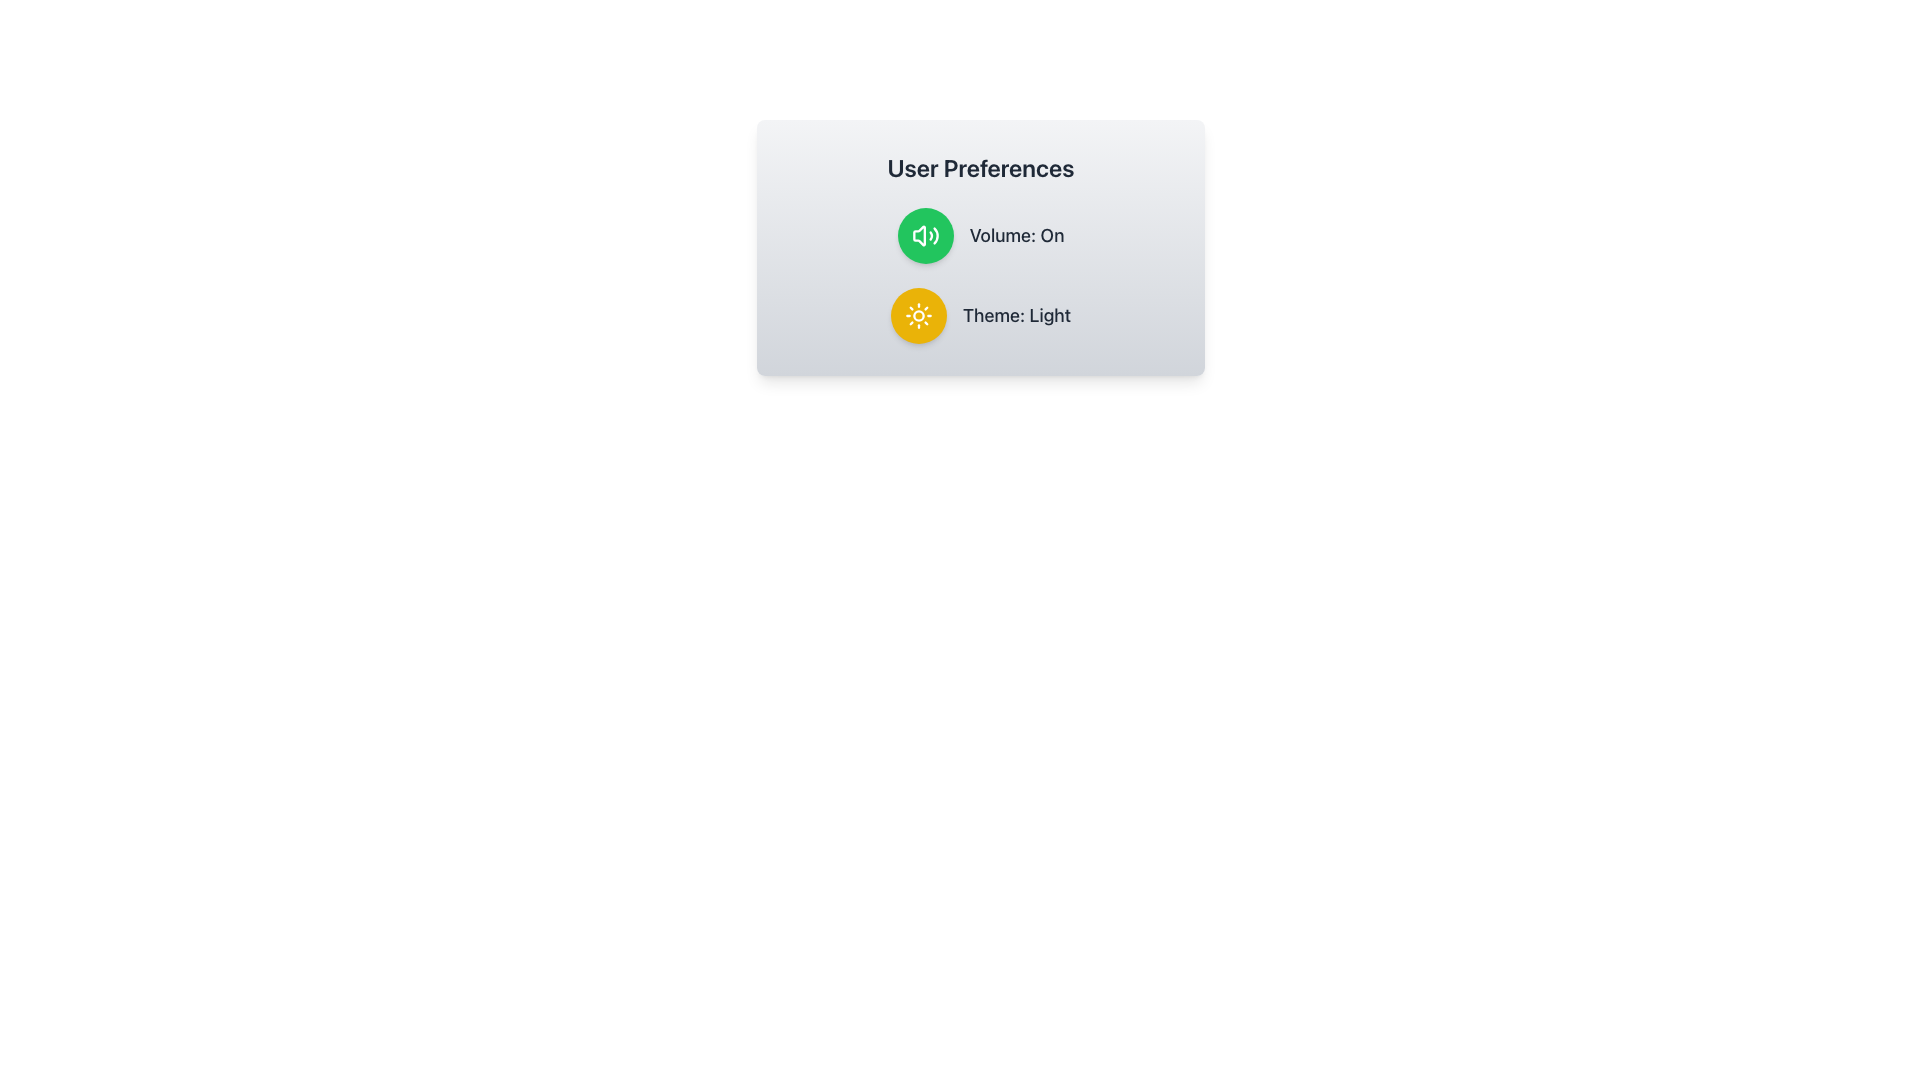 This screenshot has width=1920, height=1080. What do you see at coordinates (980, 315) in the screenshot?
I see `the 'Theme: Light' element, which features a yellow circular icon with a sun symbol` at bounding box center [980, 315].